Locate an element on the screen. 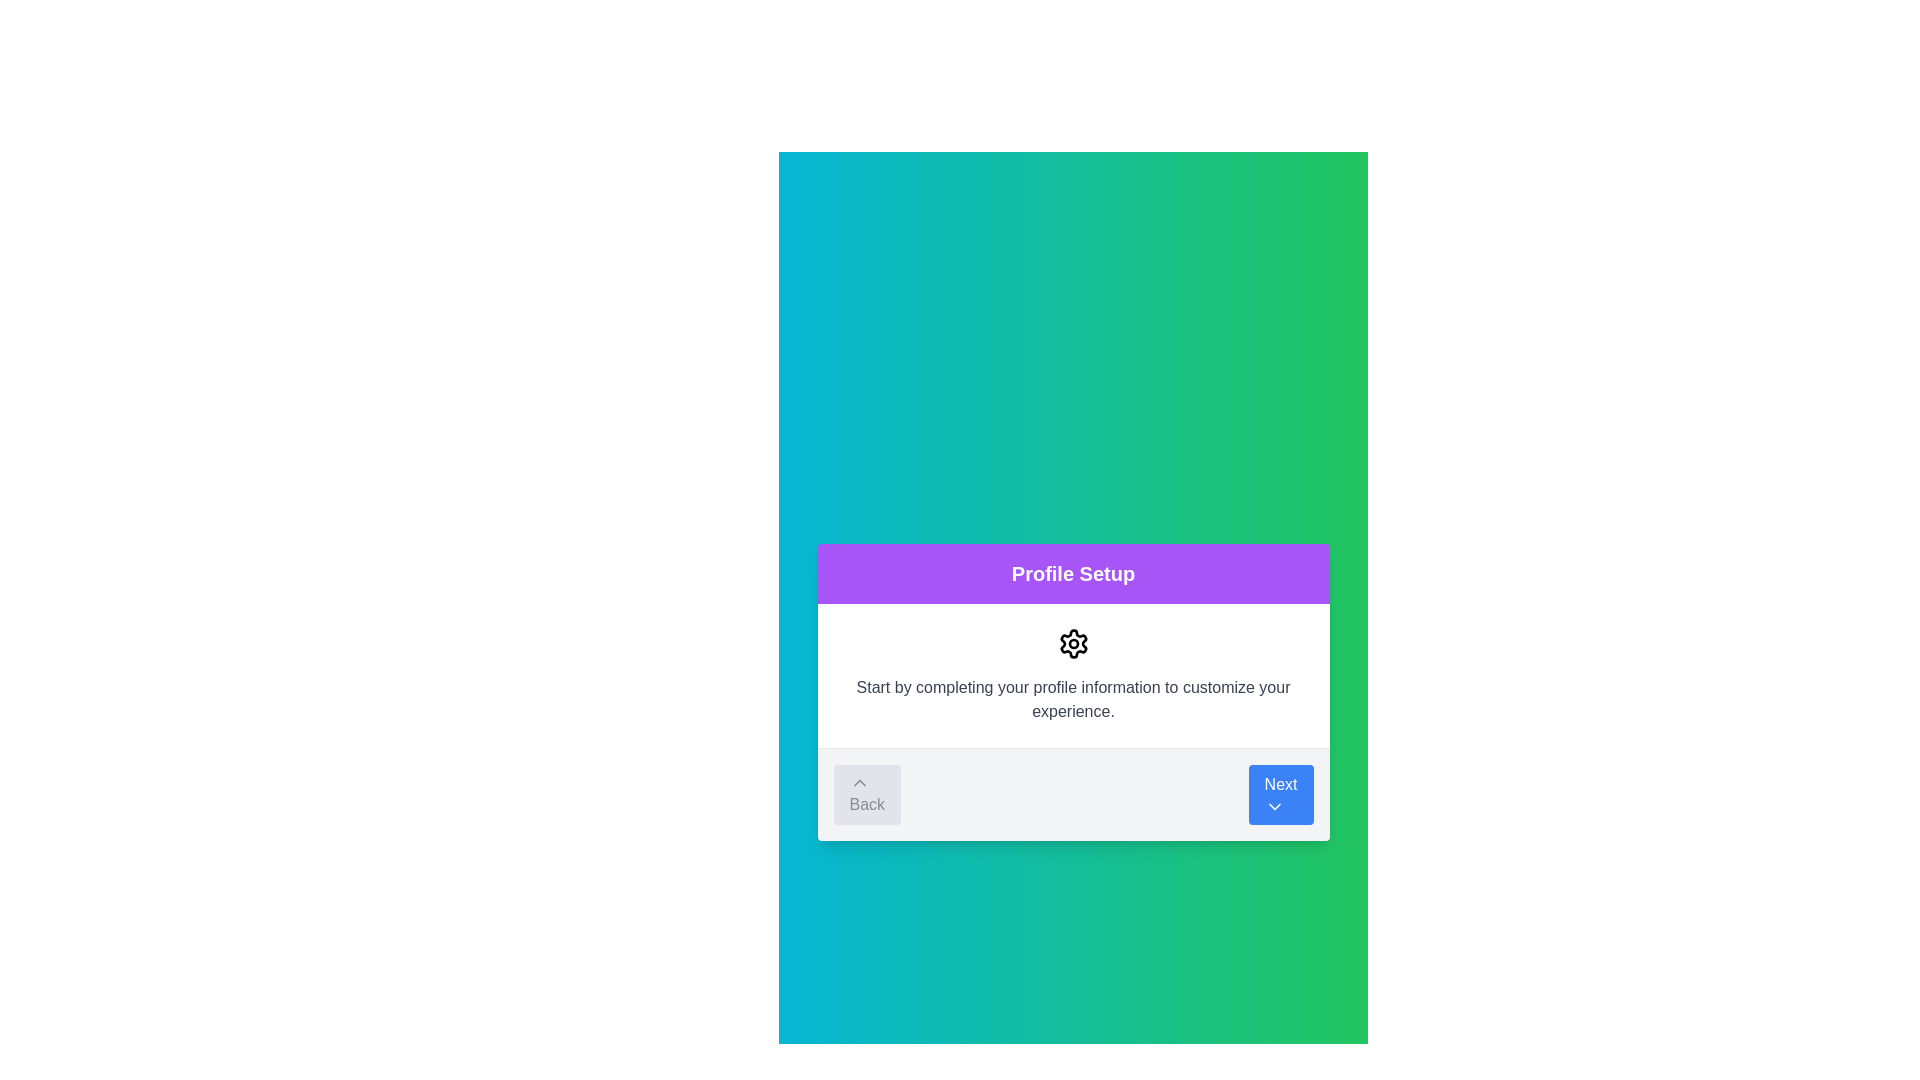 Image resolution: width=1920 pixels, height=1080 pixels. the chevron-down SVG icon located at the bottom-right corner of the 'Next' button is located at coordinates (1273, 805).